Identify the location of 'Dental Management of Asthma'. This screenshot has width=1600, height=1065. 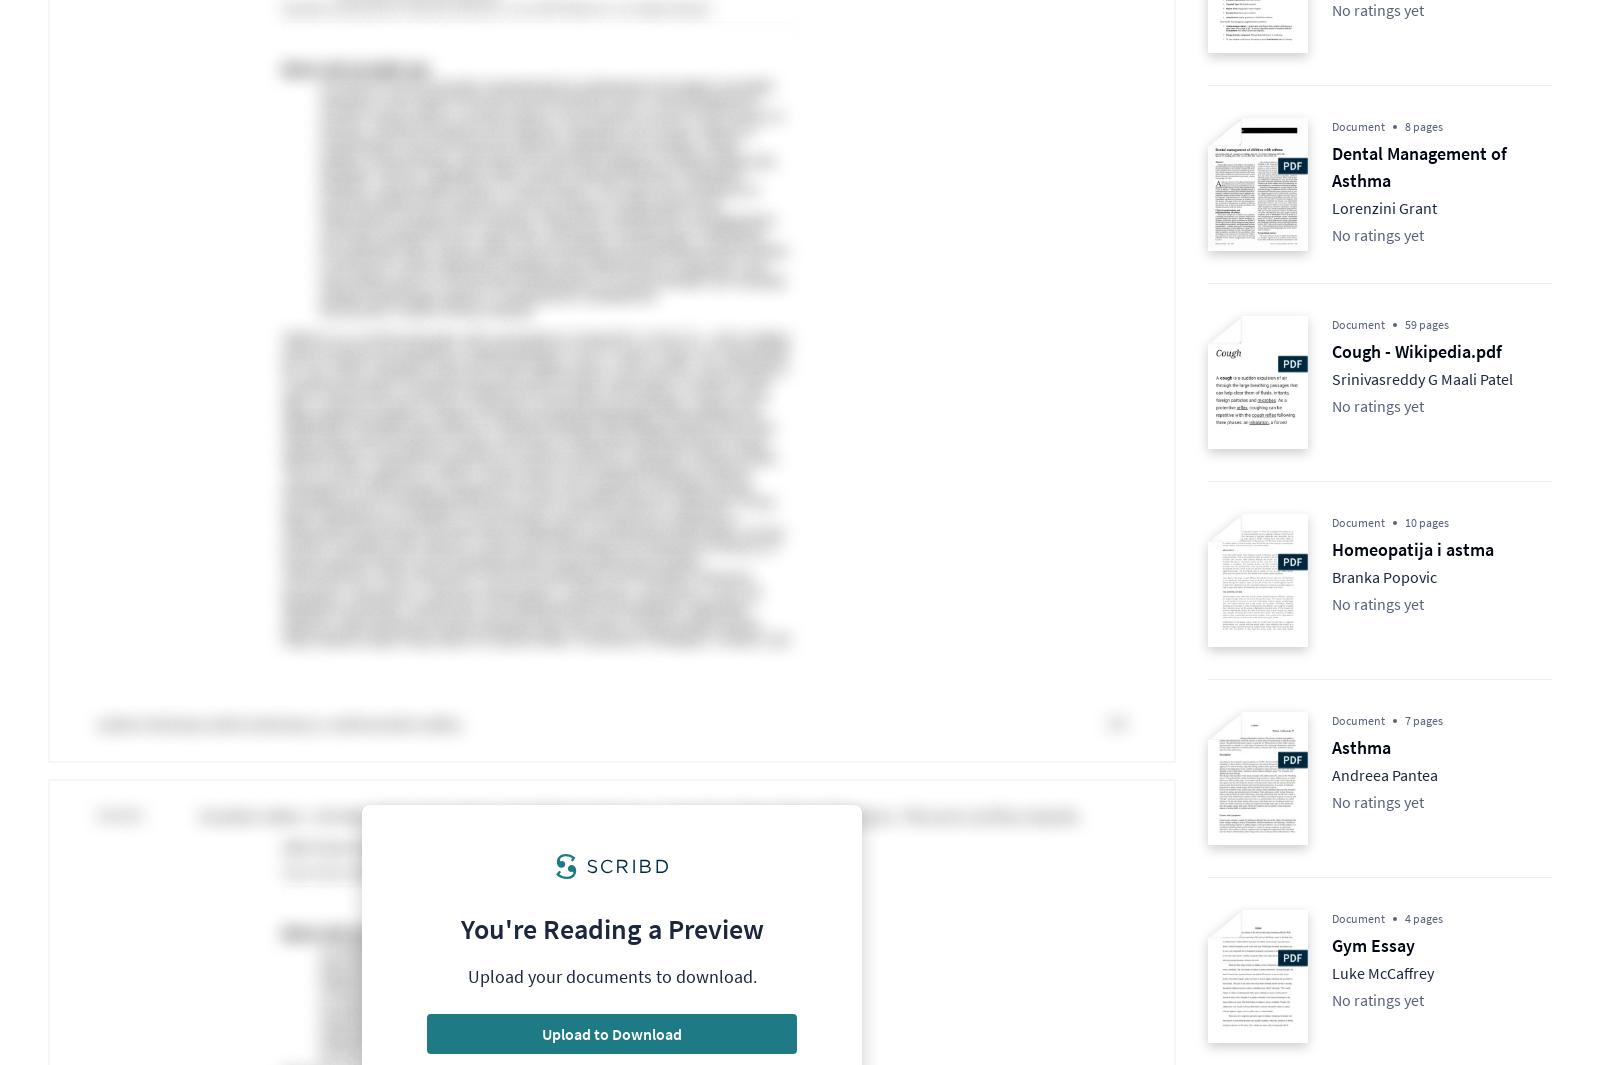
(1331, 165).